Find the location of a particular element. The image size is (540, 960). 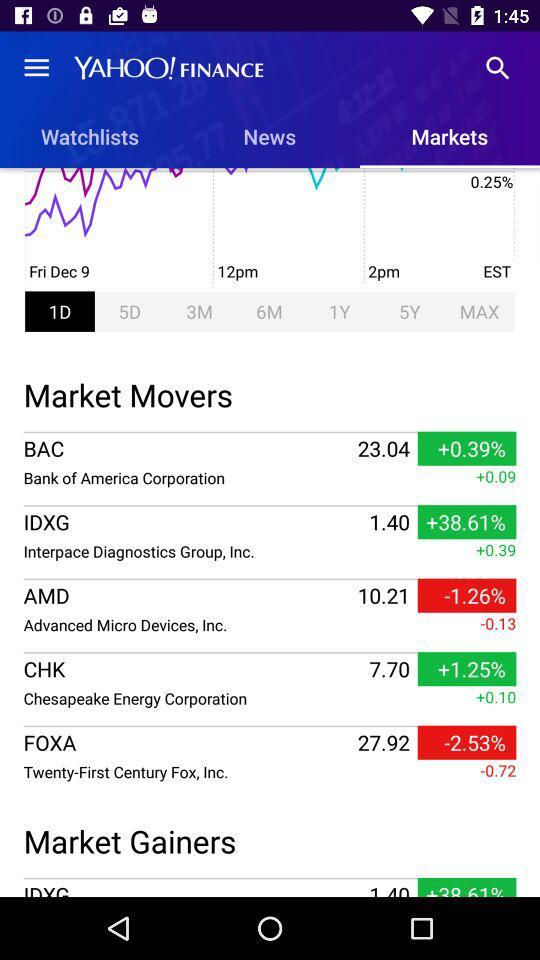

the icon below 1d is located at coordinates (270, 391).